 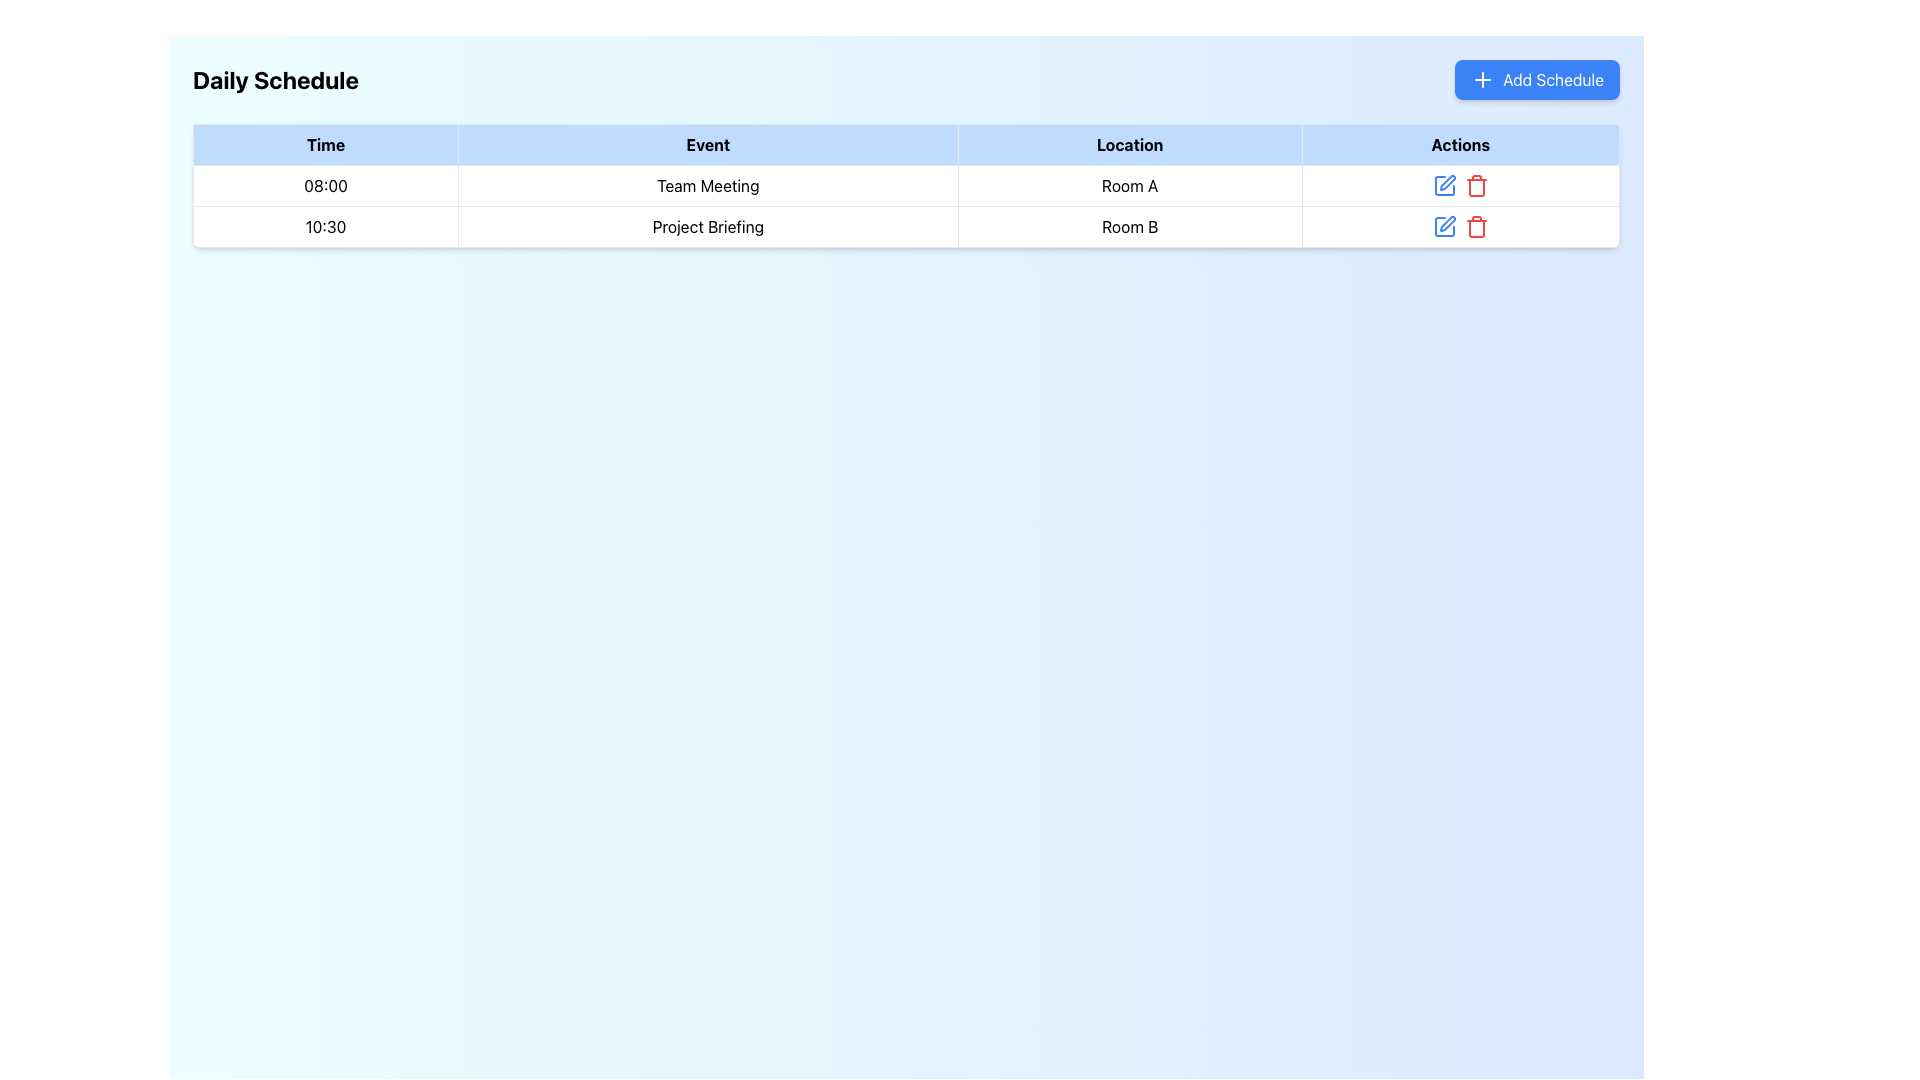 What do you see at coordinates (326, 185) in the screenshot?
I see `the table cell displaying the text '08:00' in the 'Time' column, which is the first cell under the header row` at bounding box center [326, 185].